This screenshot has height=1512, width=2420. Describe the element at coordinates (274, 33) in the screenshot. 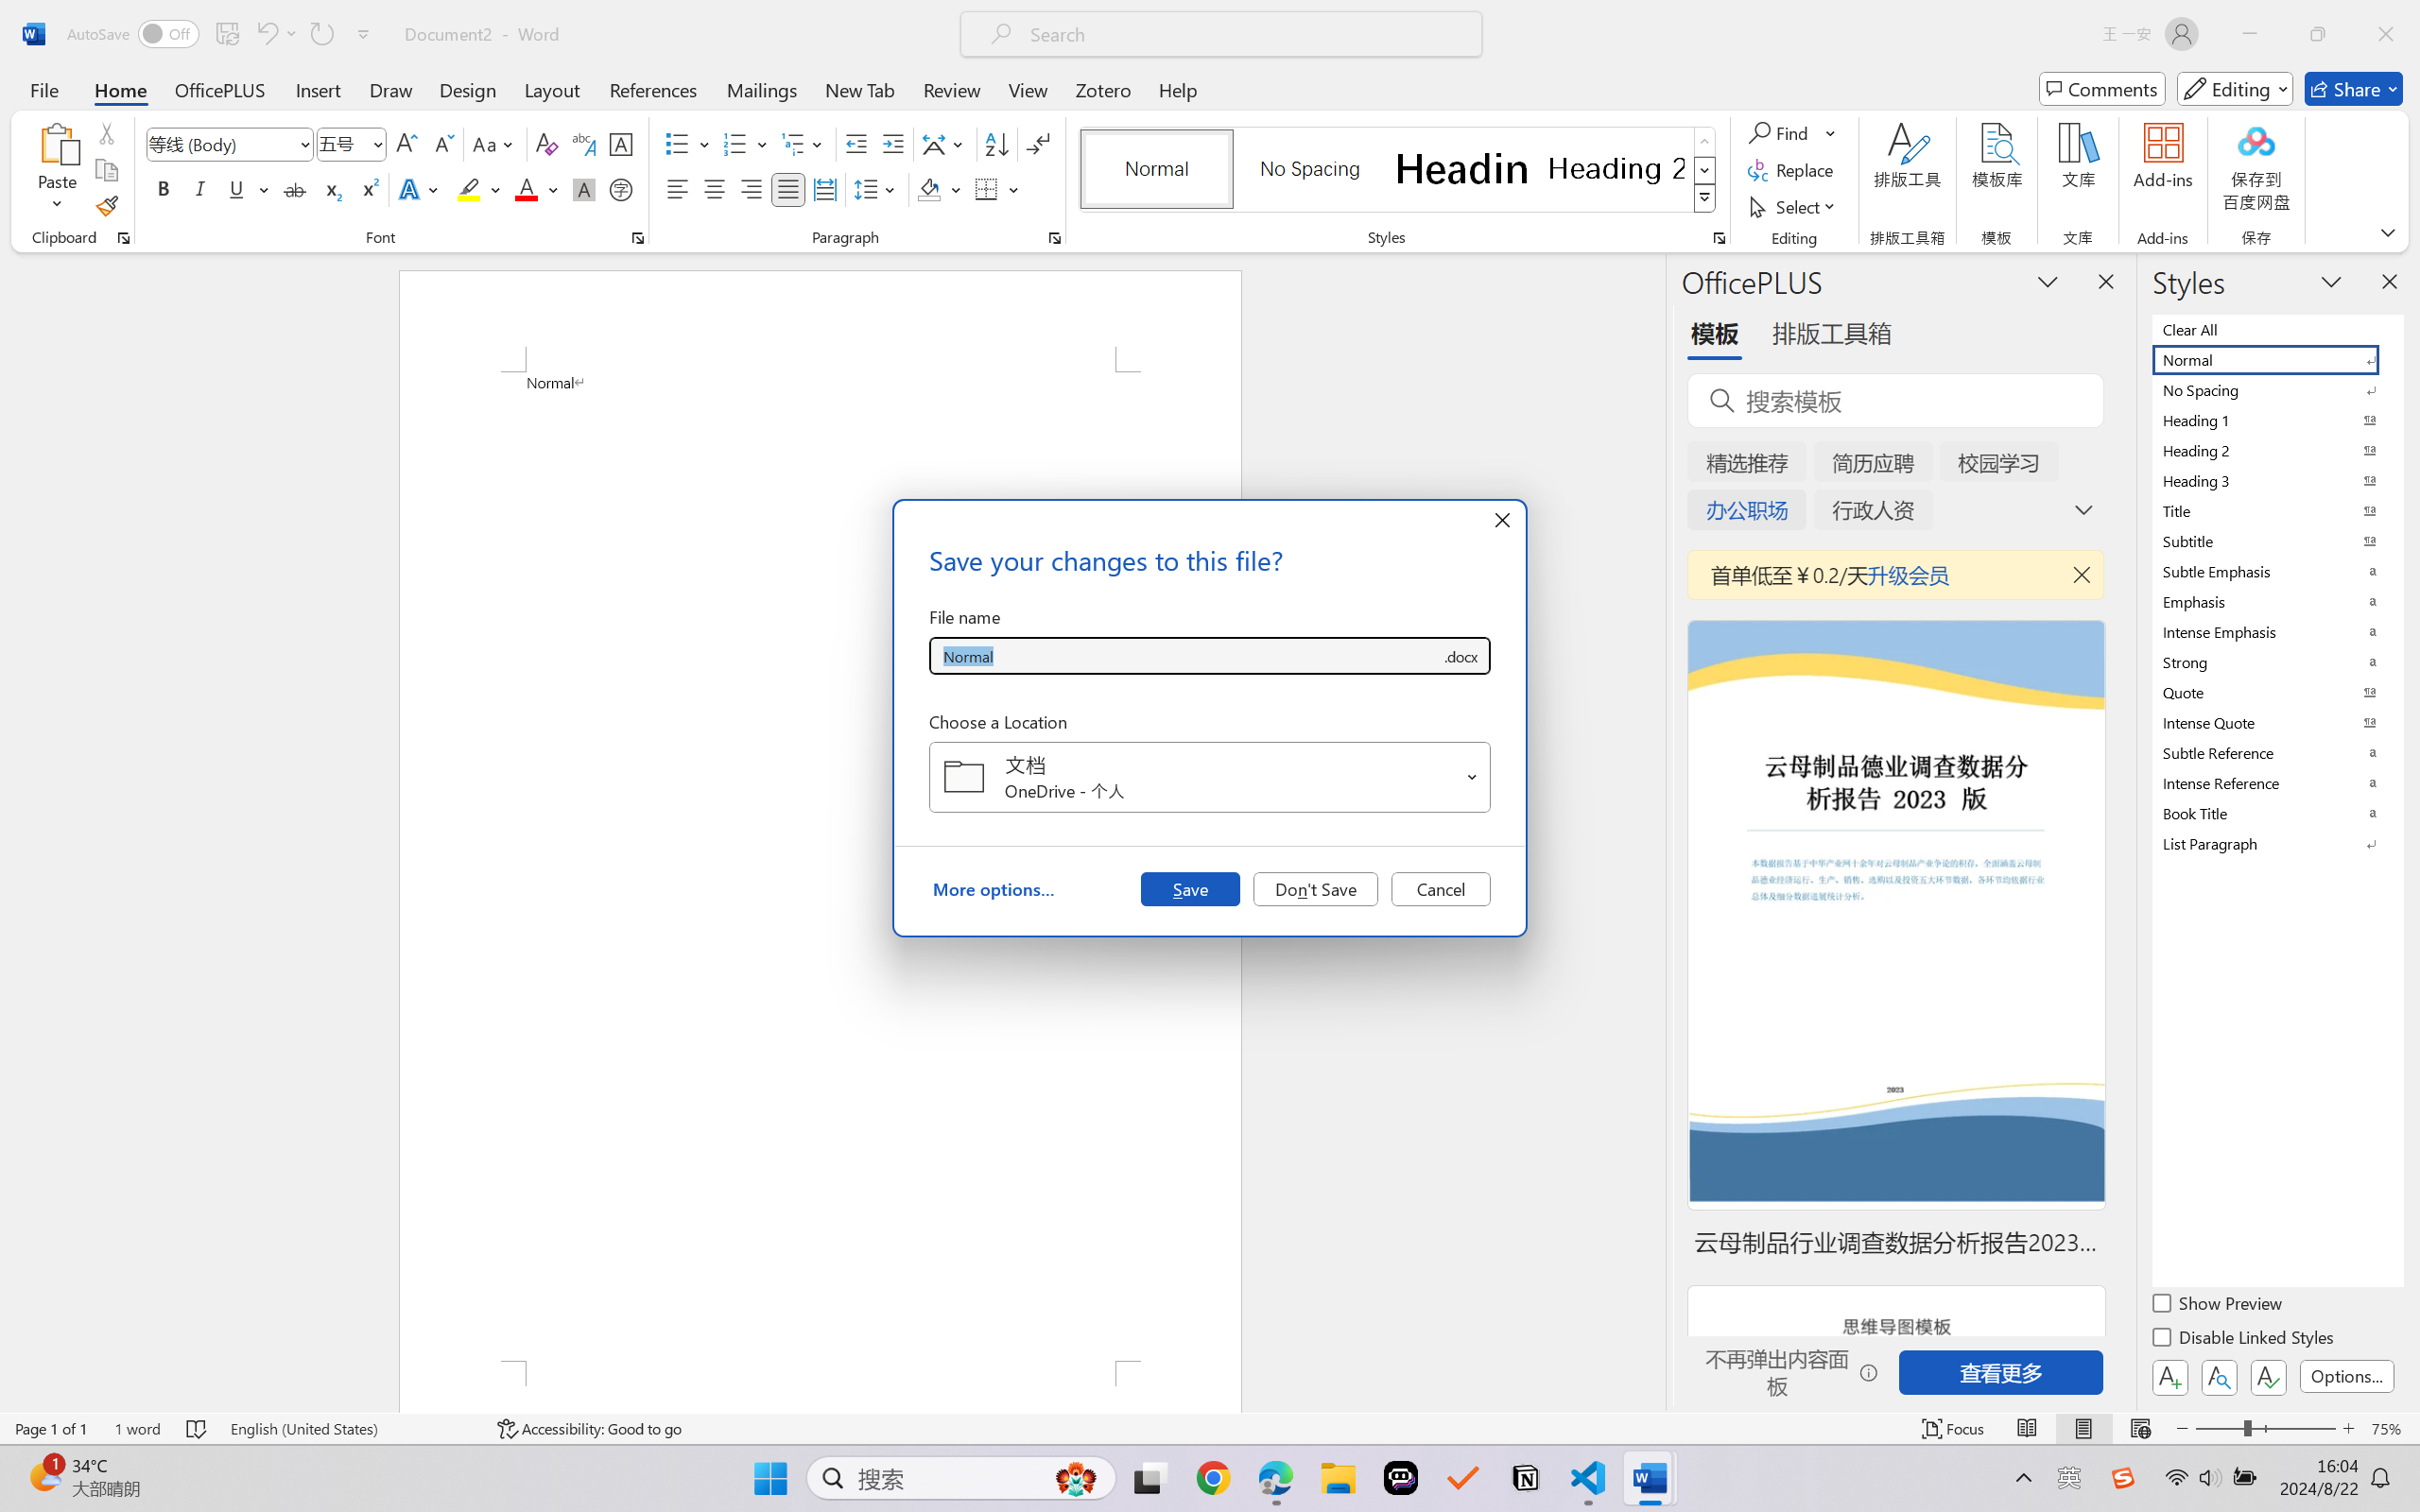

I see `'Undo Apply Quick Style'` at that location.